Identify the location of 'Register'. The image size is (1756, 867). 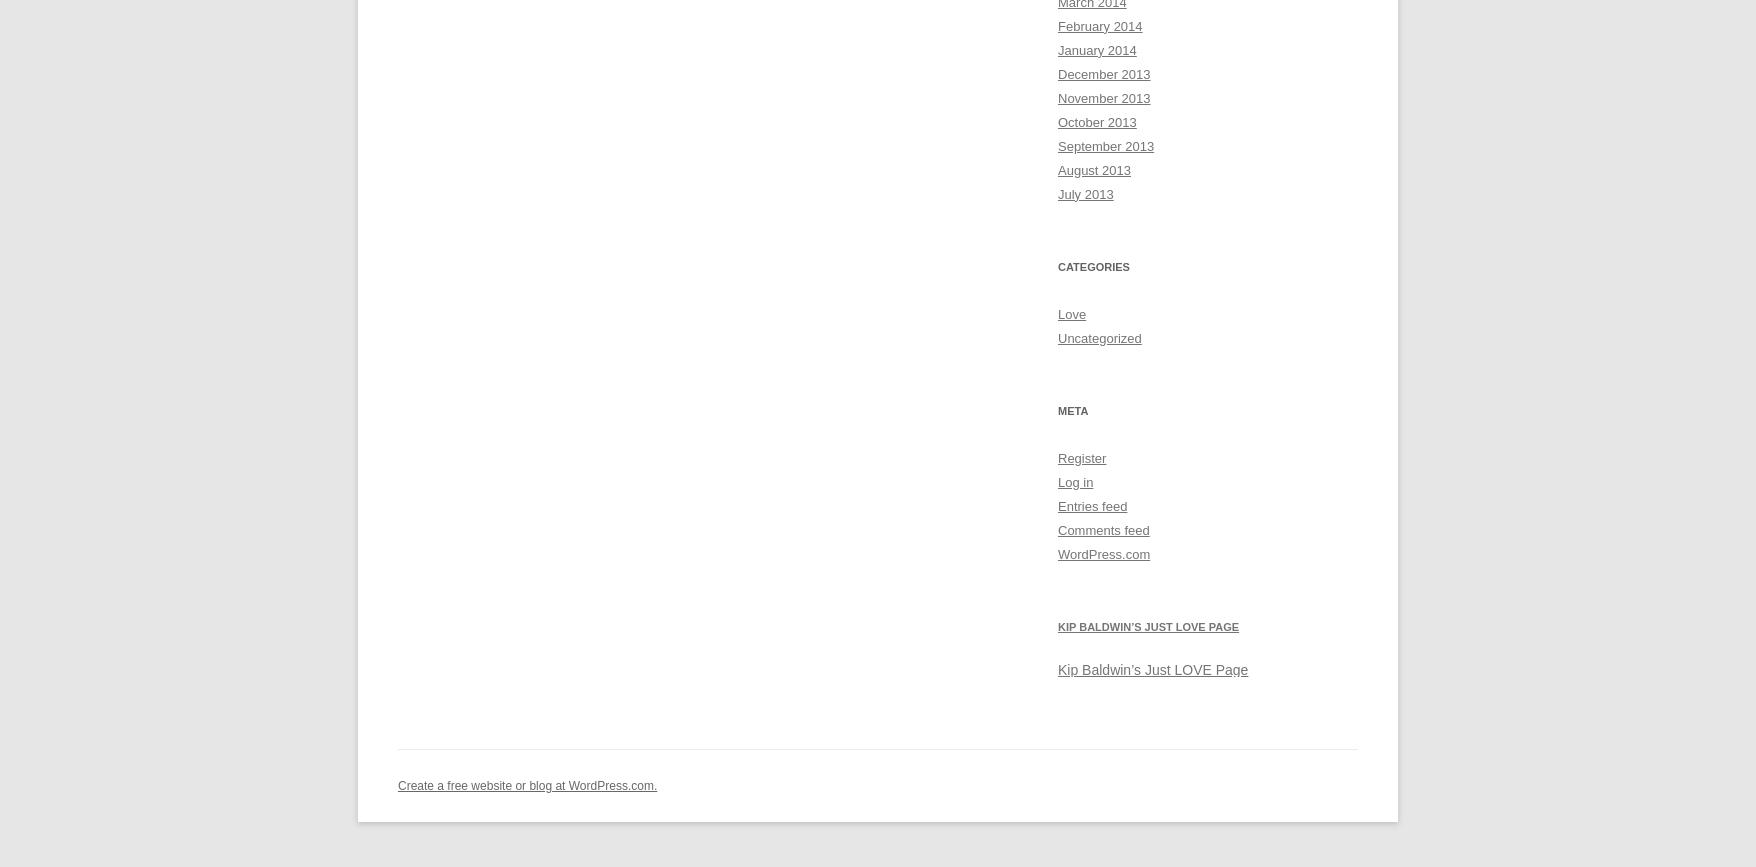
(1081, 456).